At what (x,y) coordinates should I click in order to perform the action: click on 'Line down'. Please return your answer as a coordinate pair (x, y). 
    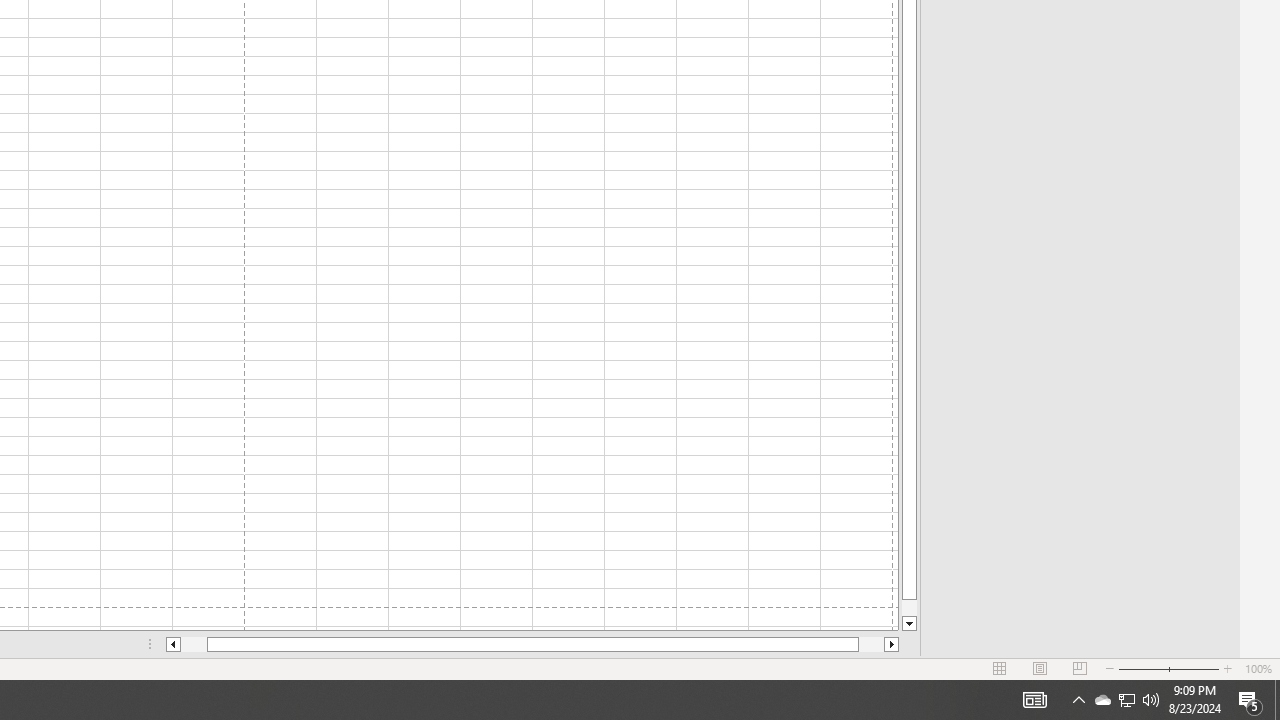
    Looking at the image, I should click on (908, 623).